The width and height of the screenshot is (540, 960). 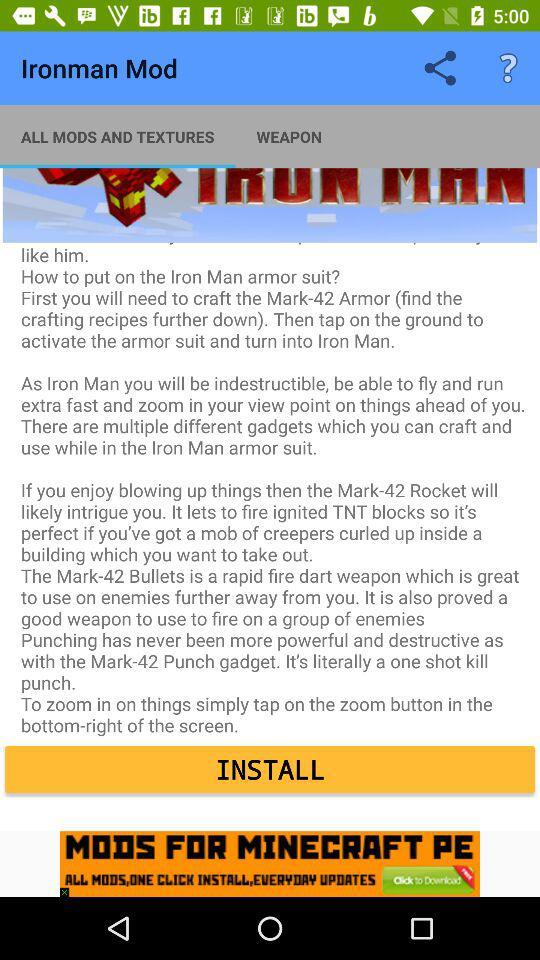 I want to click on the icon next to the all mods and app, so click(x=288, y=135).